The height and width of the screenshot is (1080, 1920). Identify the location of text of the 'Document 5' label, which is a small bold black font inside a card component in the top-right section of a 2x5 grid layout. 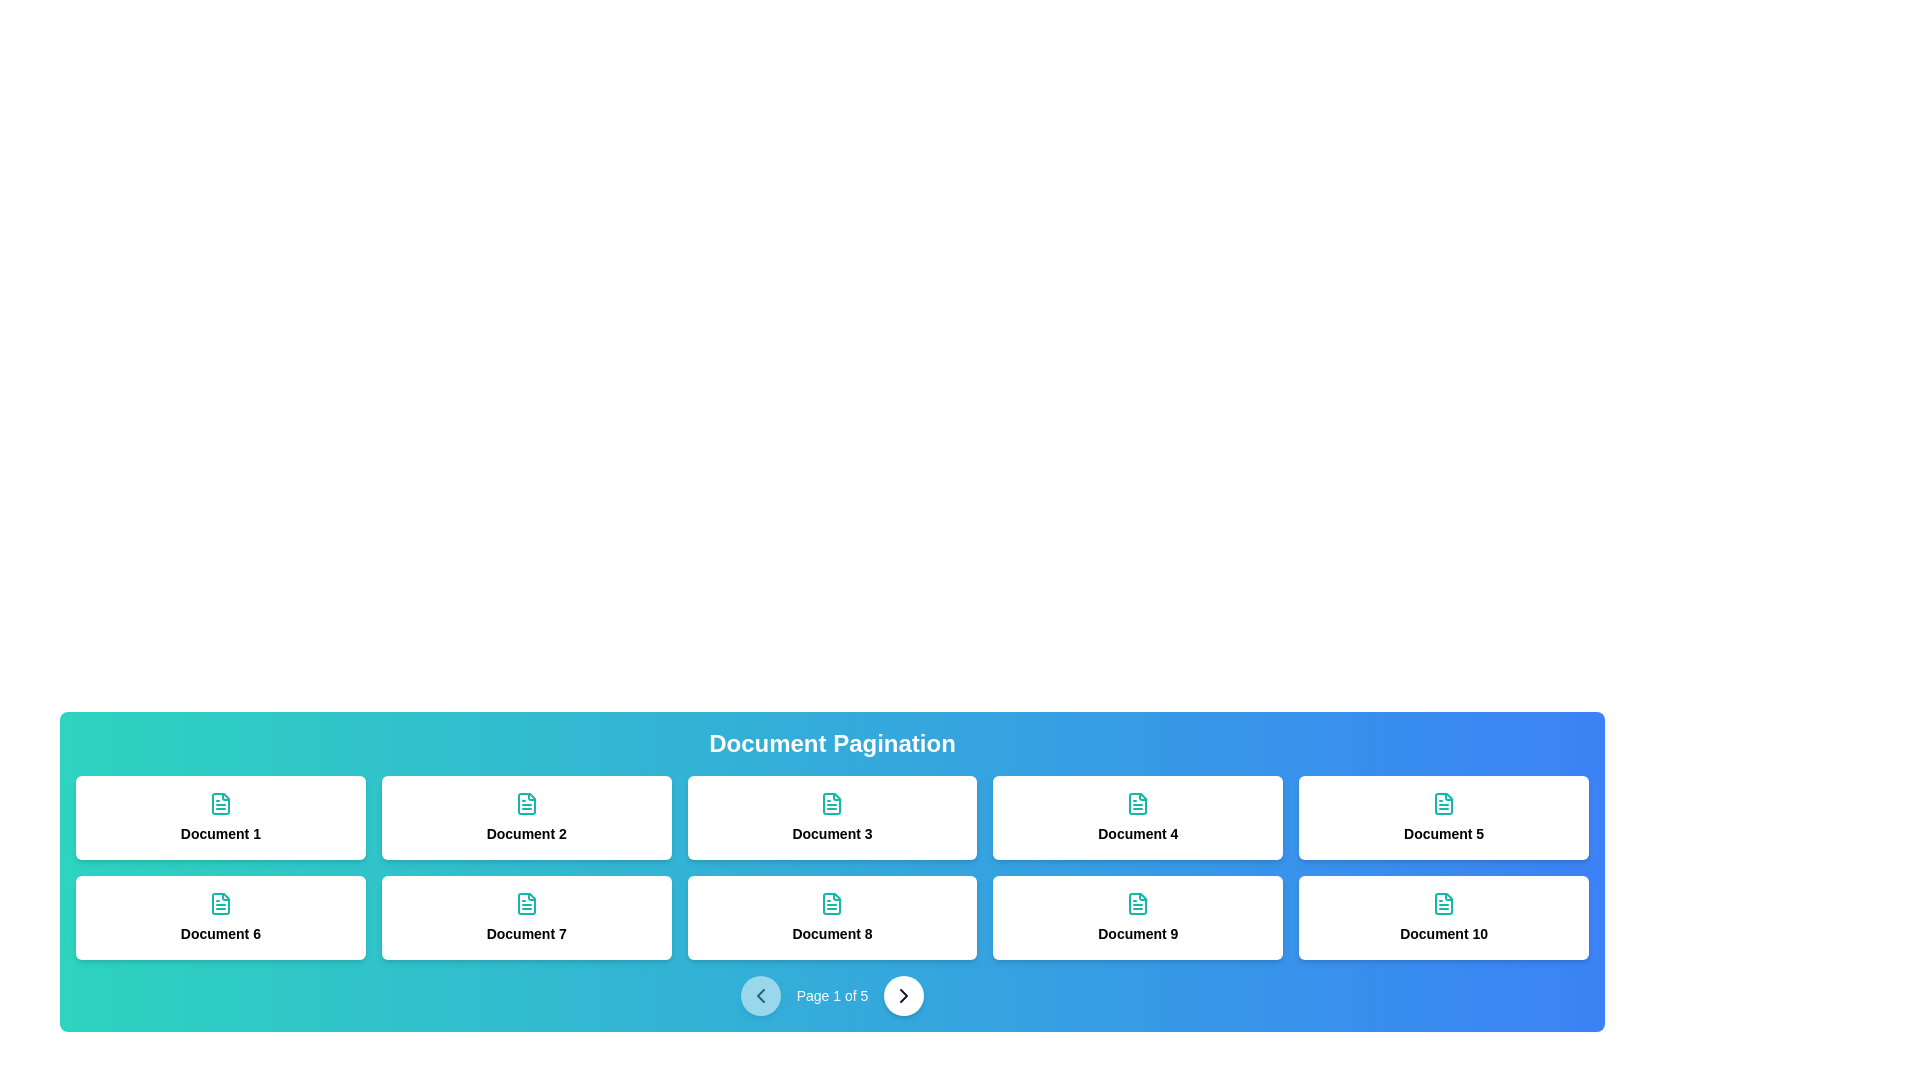
(1444, 833).